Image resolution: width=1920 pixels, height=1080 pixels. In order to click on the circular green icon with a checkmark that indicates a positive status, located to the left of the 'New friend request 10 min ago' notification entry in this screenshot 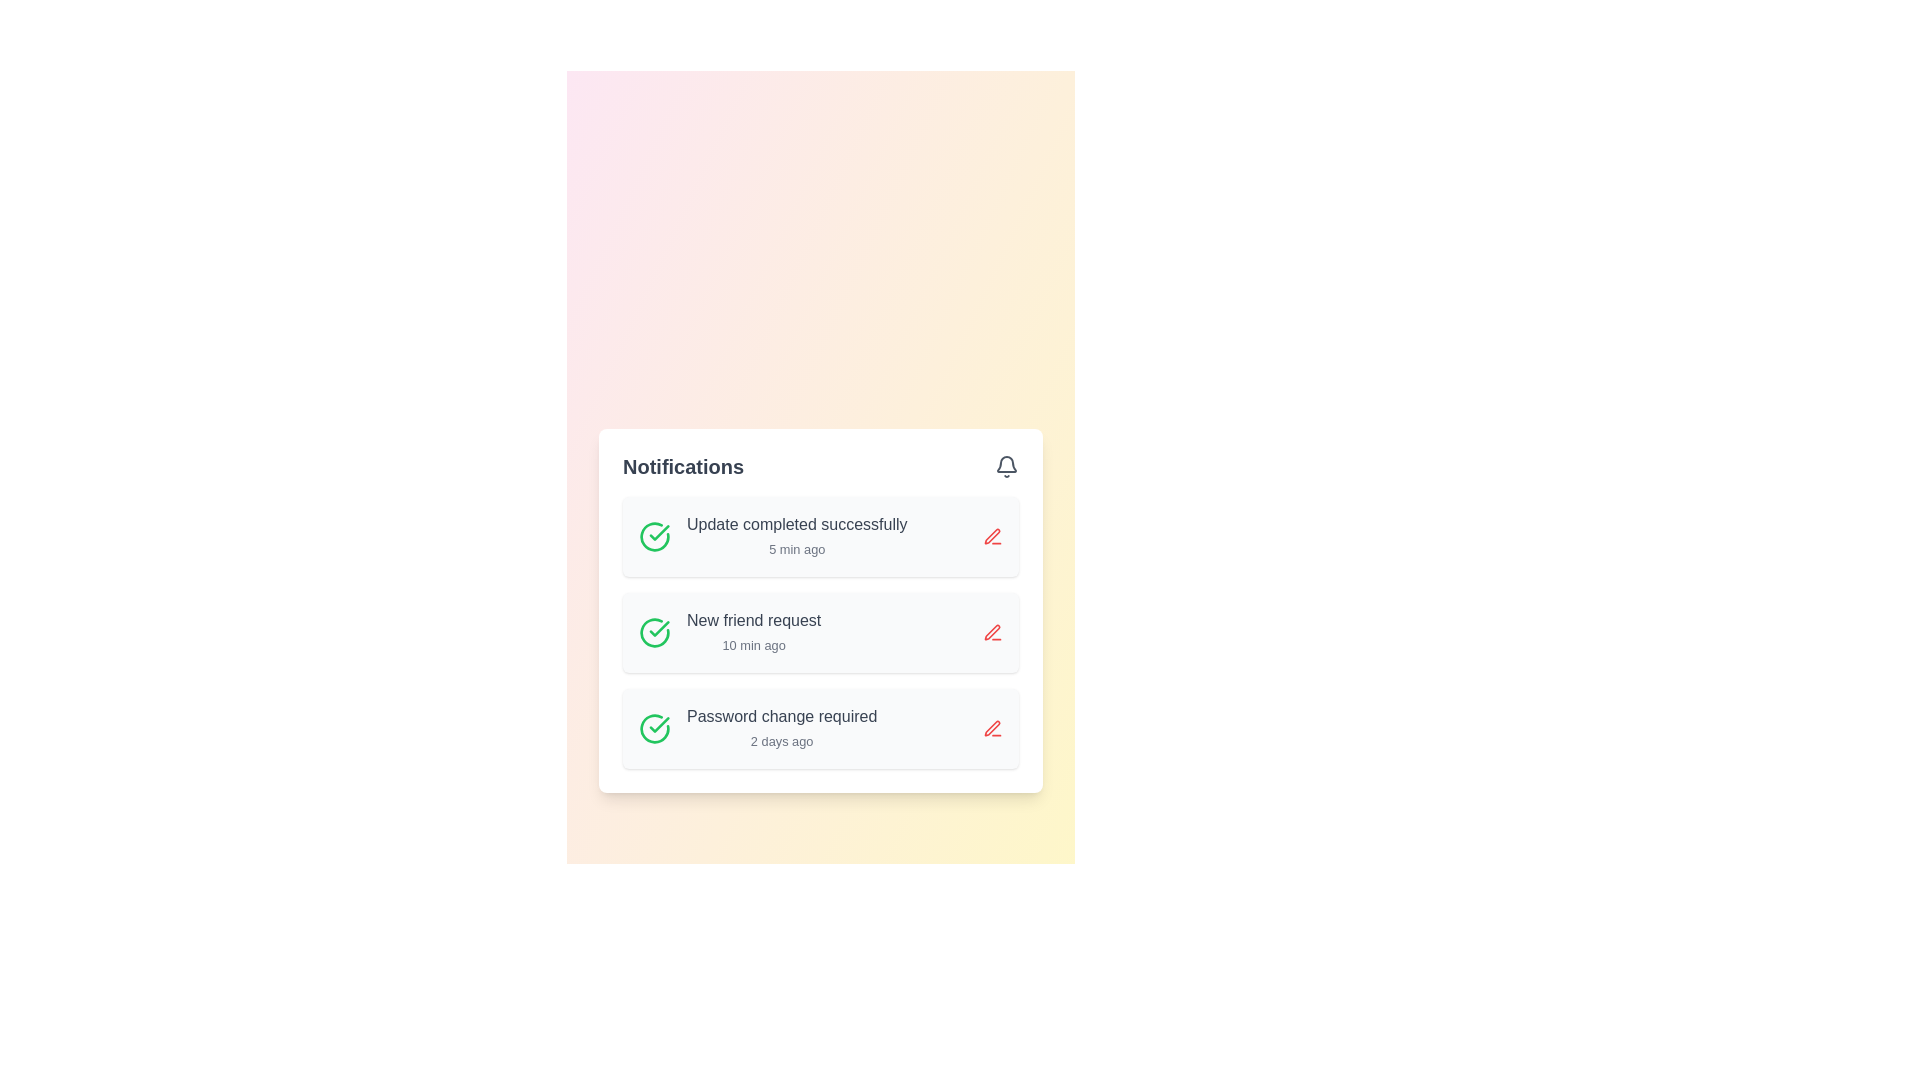, I will do `click(654, 632)`.